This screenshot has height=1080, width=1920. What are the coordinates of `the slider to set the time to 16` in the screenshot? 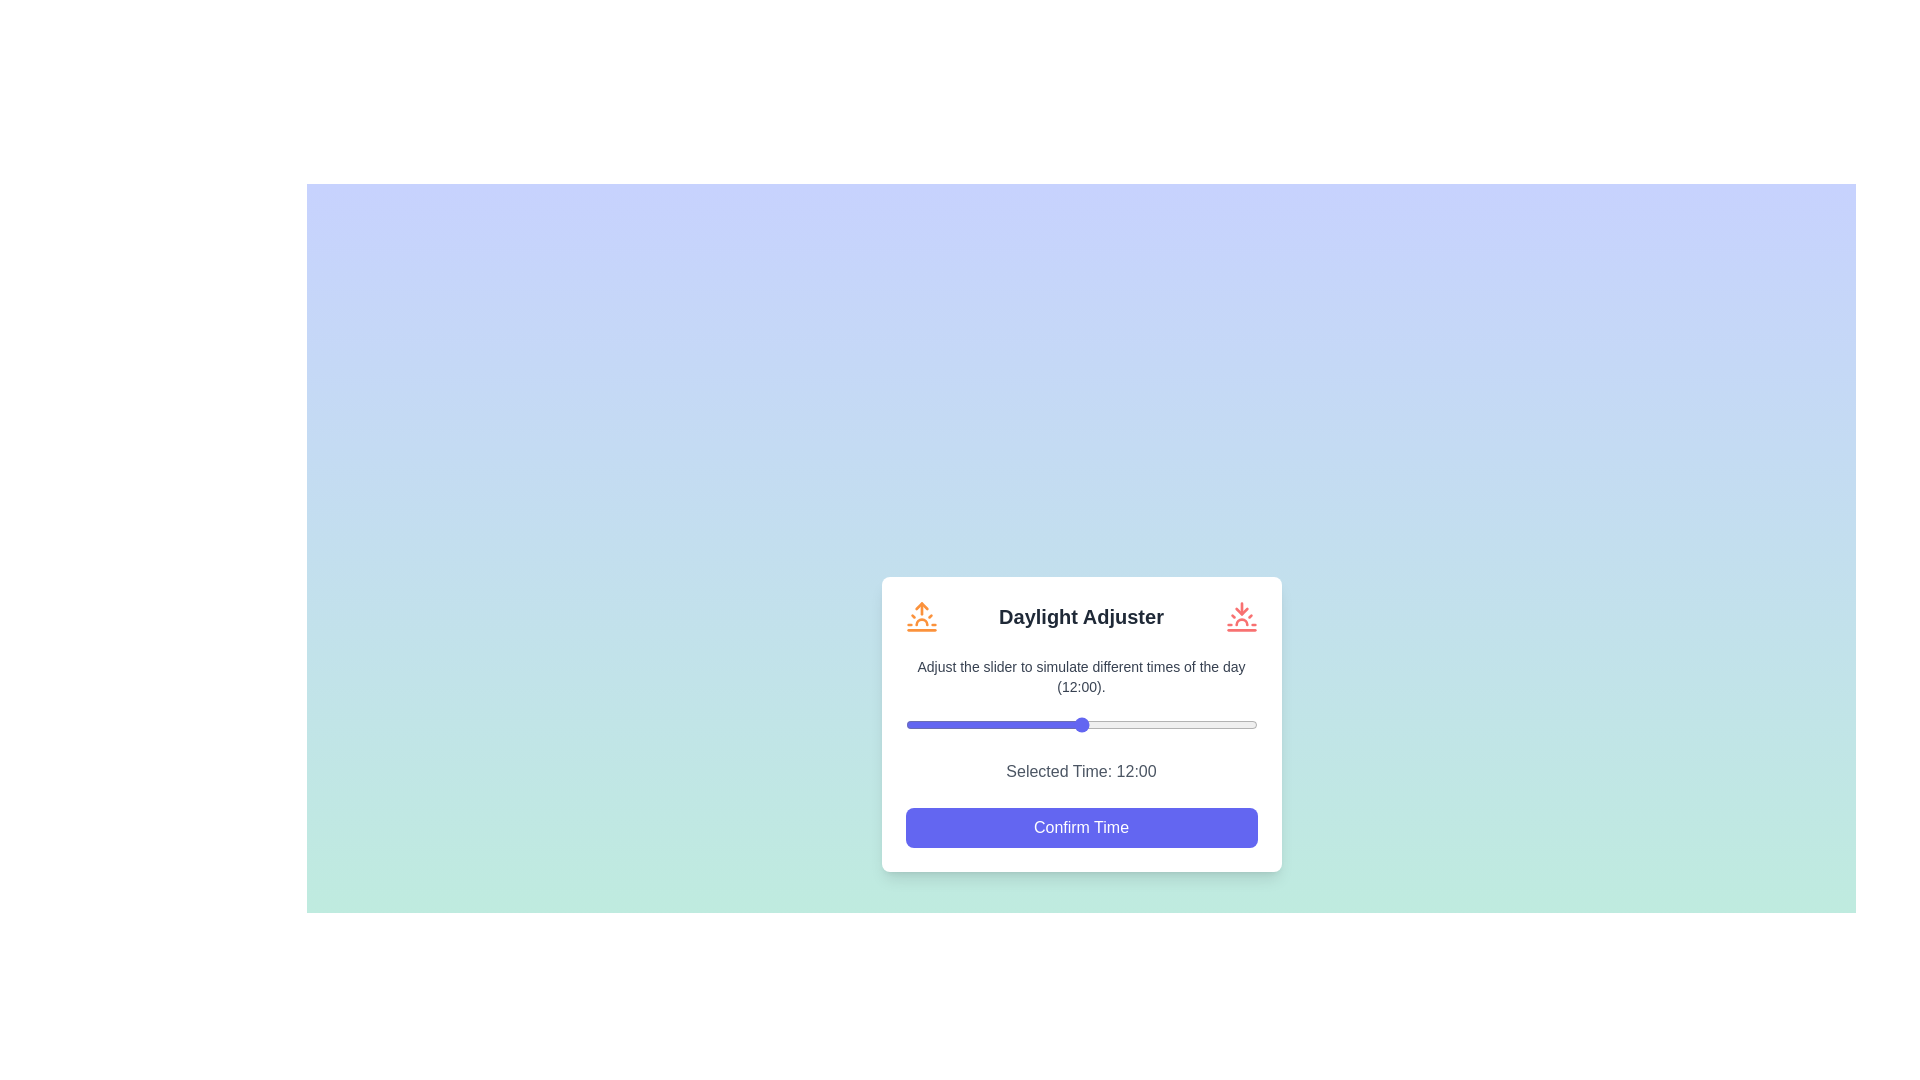 It's located at (1140, 724).